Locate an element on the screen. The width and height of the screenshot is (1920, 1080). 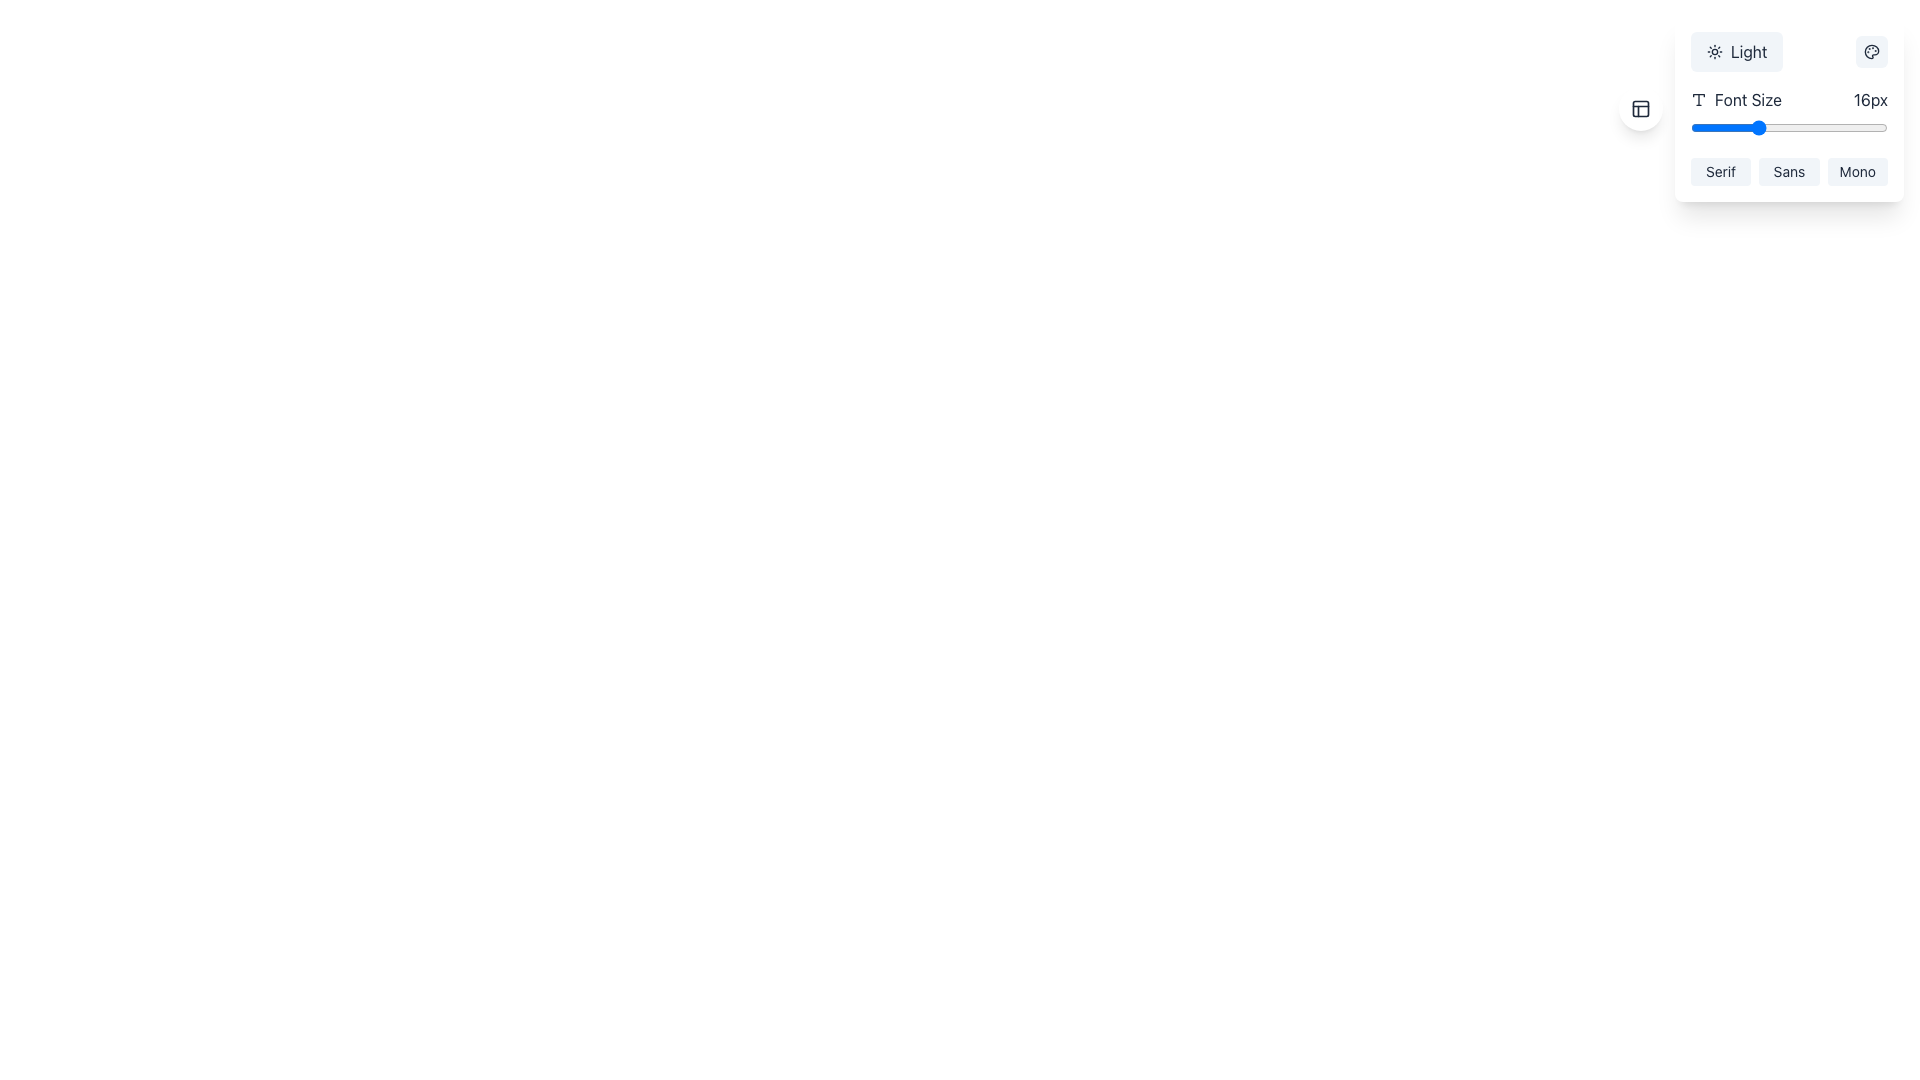
the circular button with a white background and a dark-colored panel view icon is located at coordinates (1640, 108).